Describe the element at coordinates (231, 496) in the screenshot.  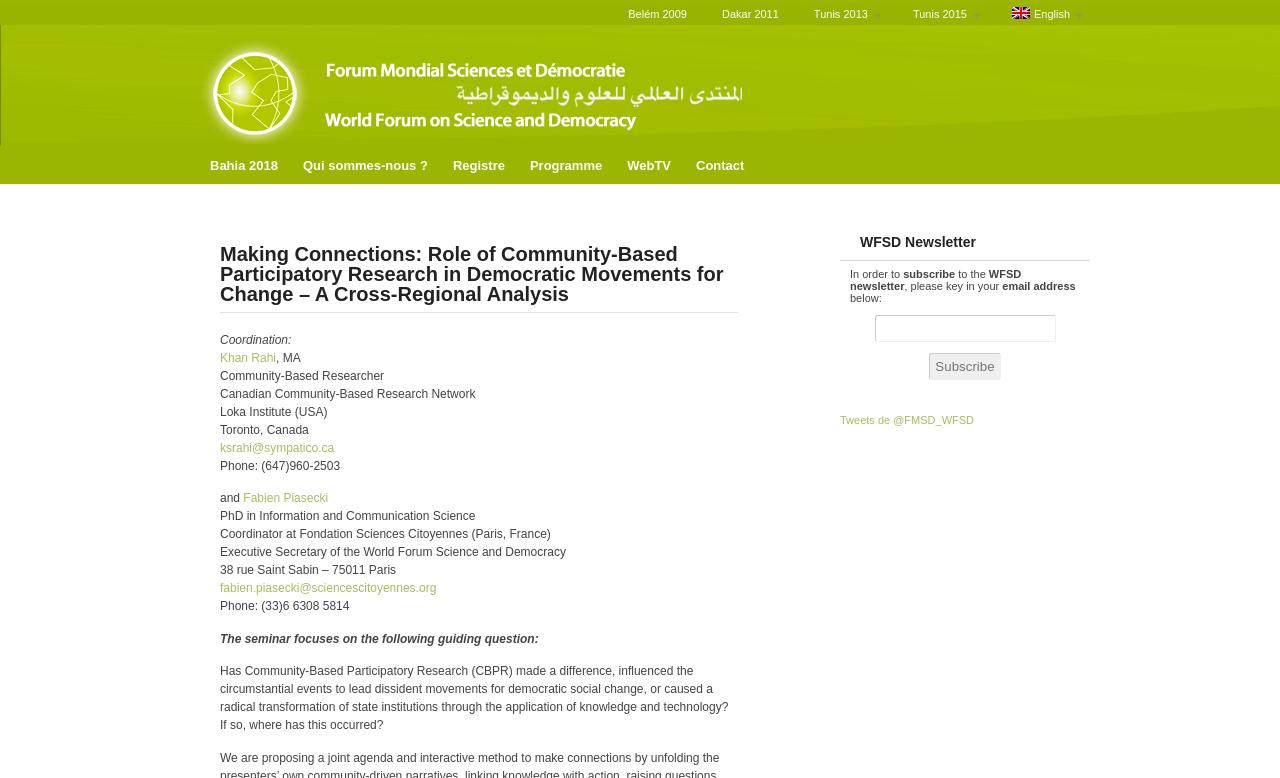
I see `'and'` at that location.